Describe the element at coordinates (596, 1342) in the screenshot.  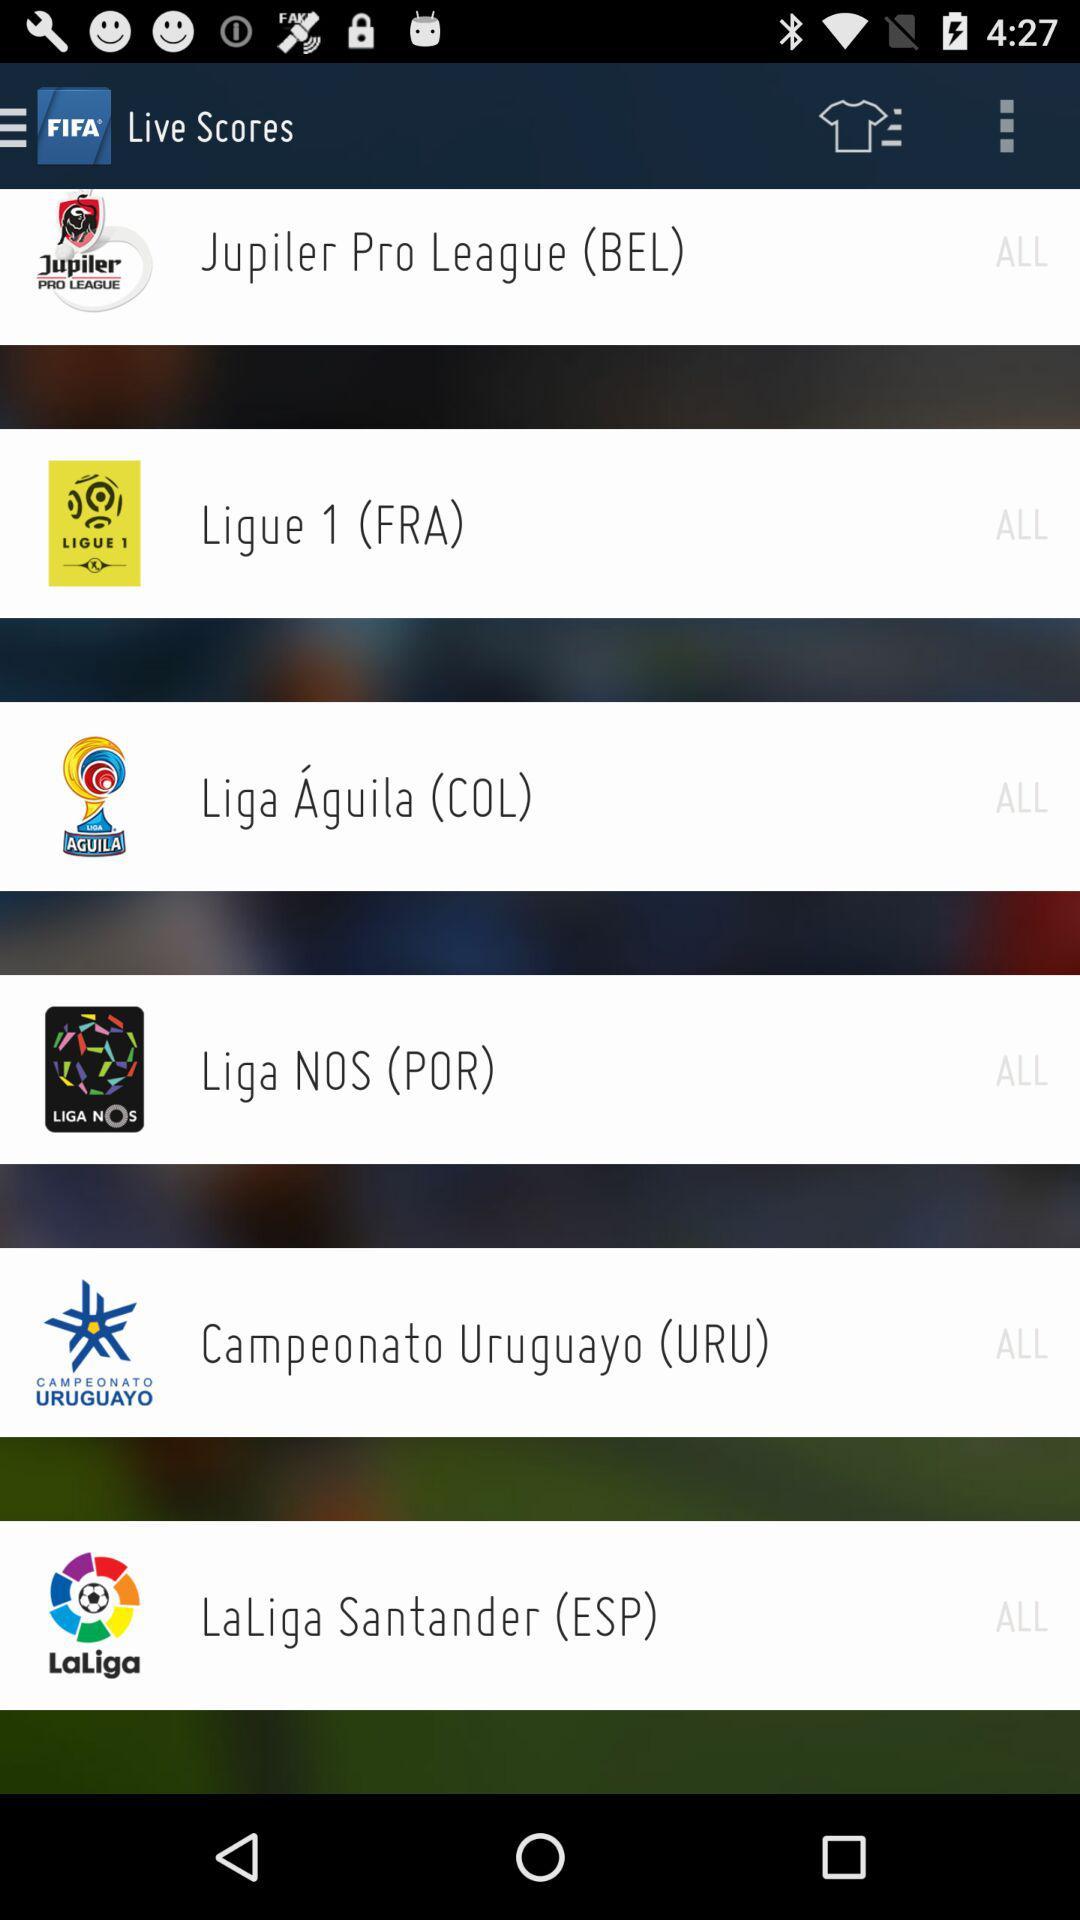
I see `the campeonato uruguayo (uru) icon` at that location.